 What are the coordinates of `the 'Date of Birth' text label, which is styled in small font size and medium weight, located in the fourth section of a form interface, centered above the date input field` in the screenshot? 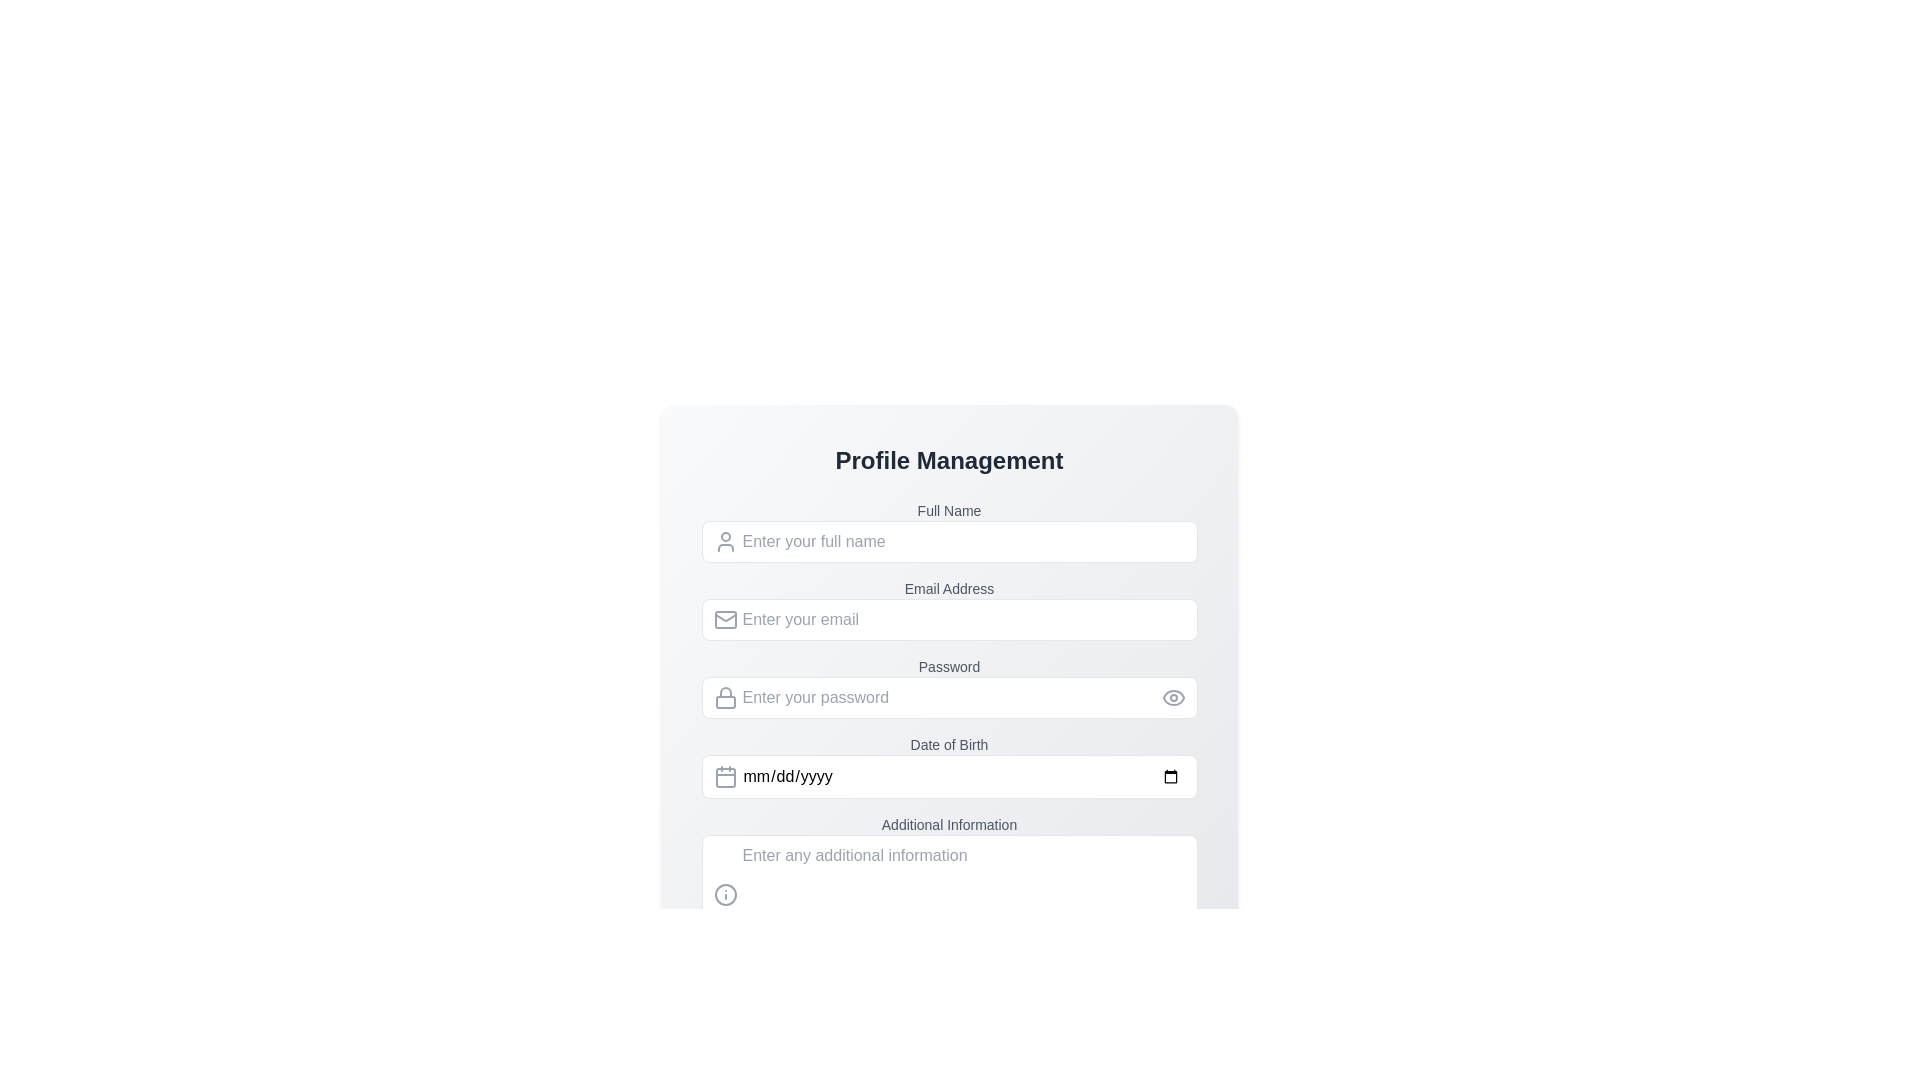 It's located at (948, 744).